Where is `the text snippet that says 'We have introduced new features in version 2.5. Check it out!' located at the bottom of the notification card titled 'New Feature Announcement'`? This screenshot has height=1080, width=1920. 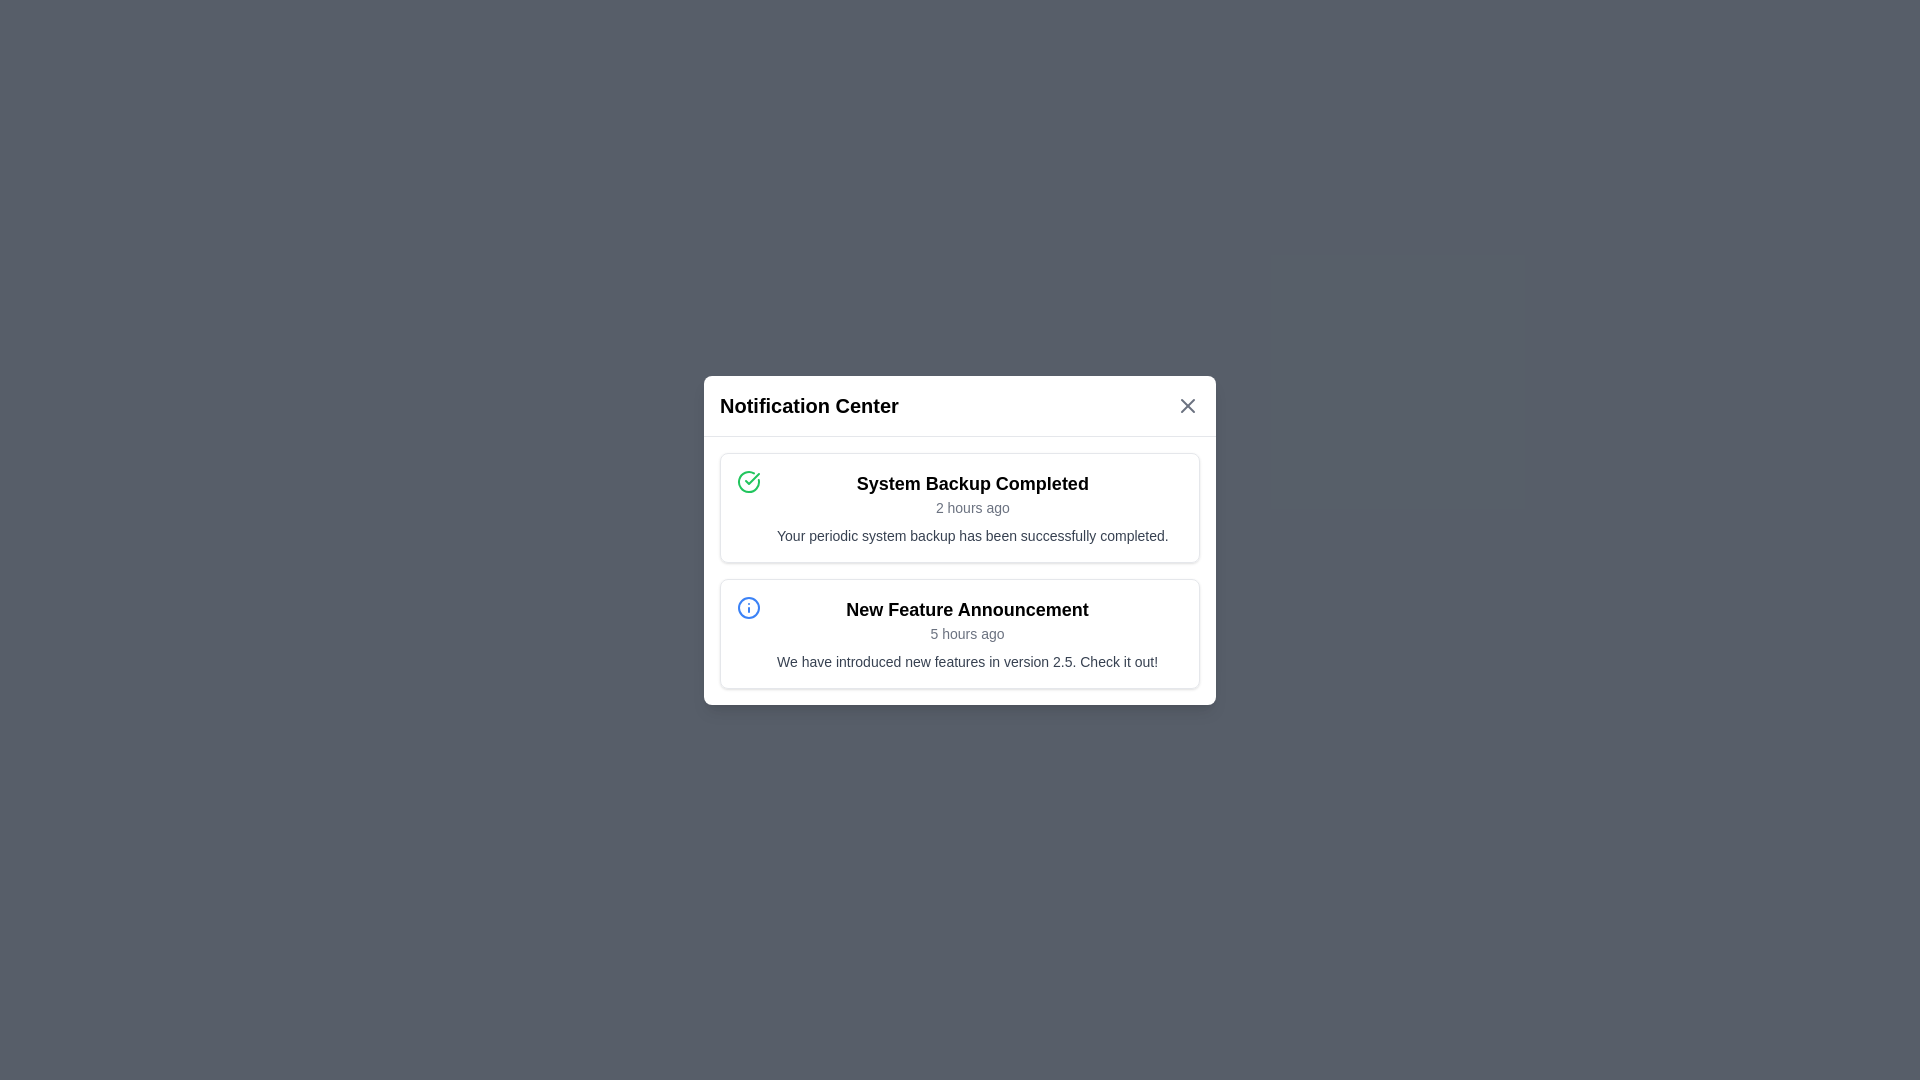 the text snippet that says 'We have introduced new features in version 2.5. Check it out!' located at the bottom of the notification card titled 'New Feature Announcement' is located at coordinates (967, 661).